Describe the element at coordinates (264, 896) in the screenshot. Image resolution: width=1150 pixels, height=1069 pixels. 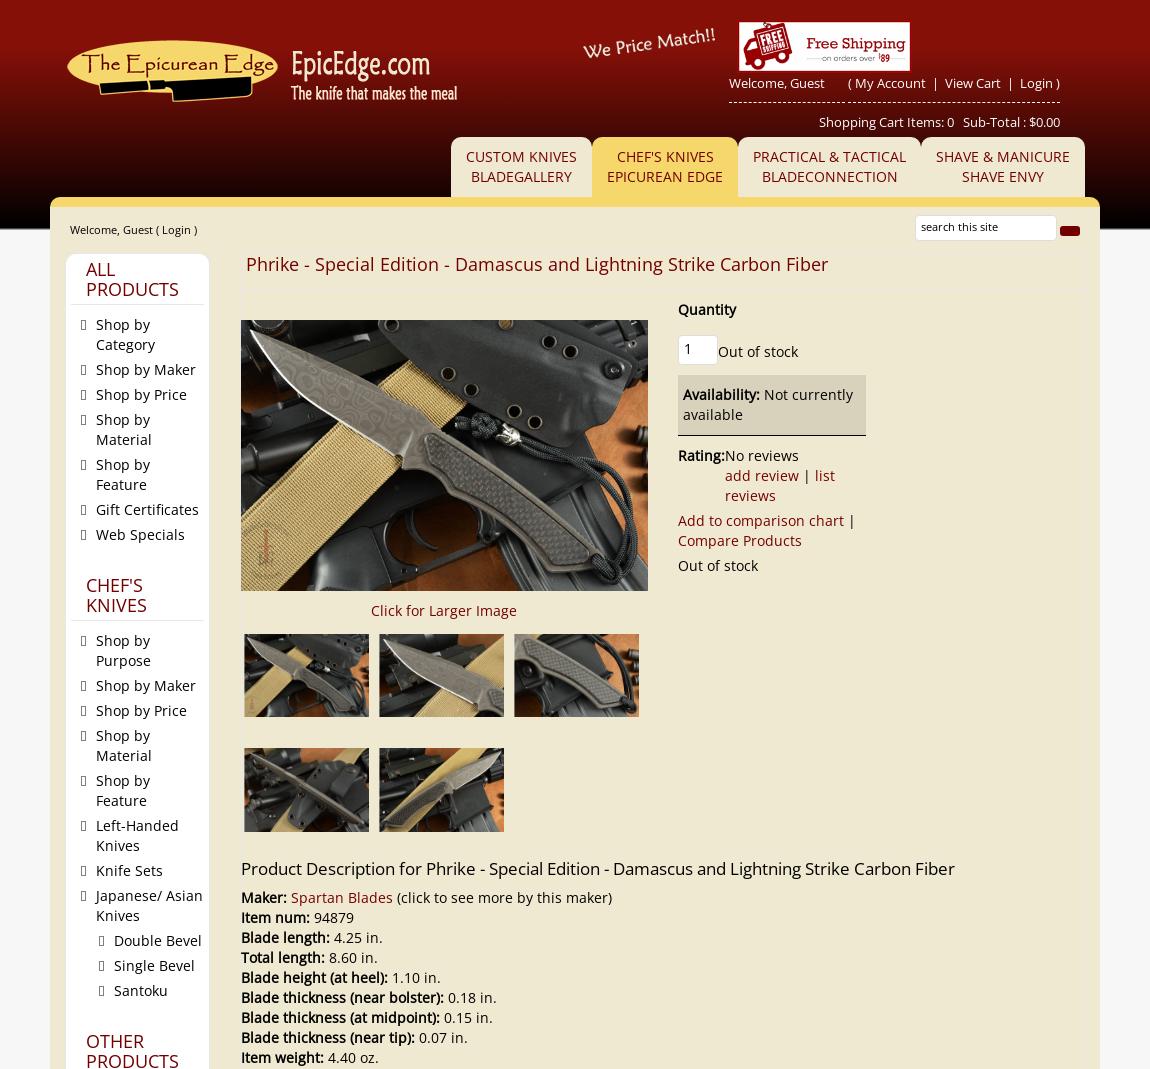
I see `'Maker:'` at that location.